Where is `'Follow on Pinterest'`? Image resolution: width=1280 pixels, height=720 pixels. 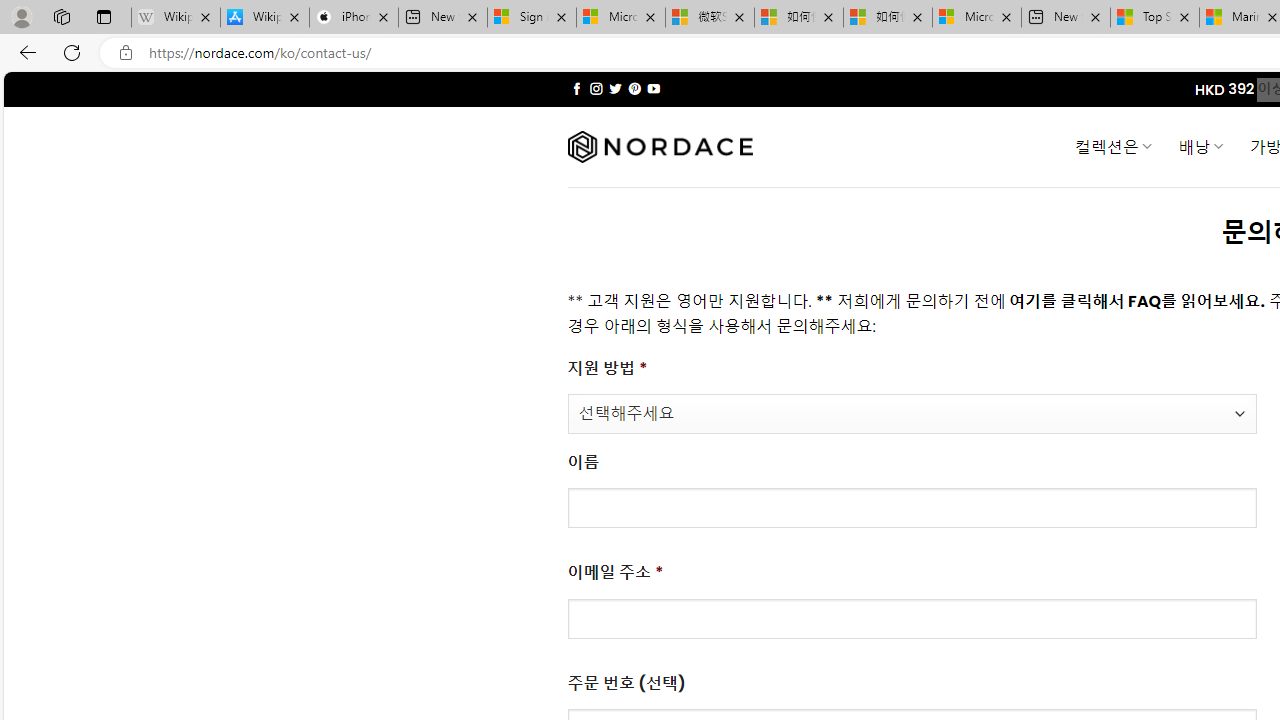 'Follow on Pinterest' is located at coordinates (633, 88).